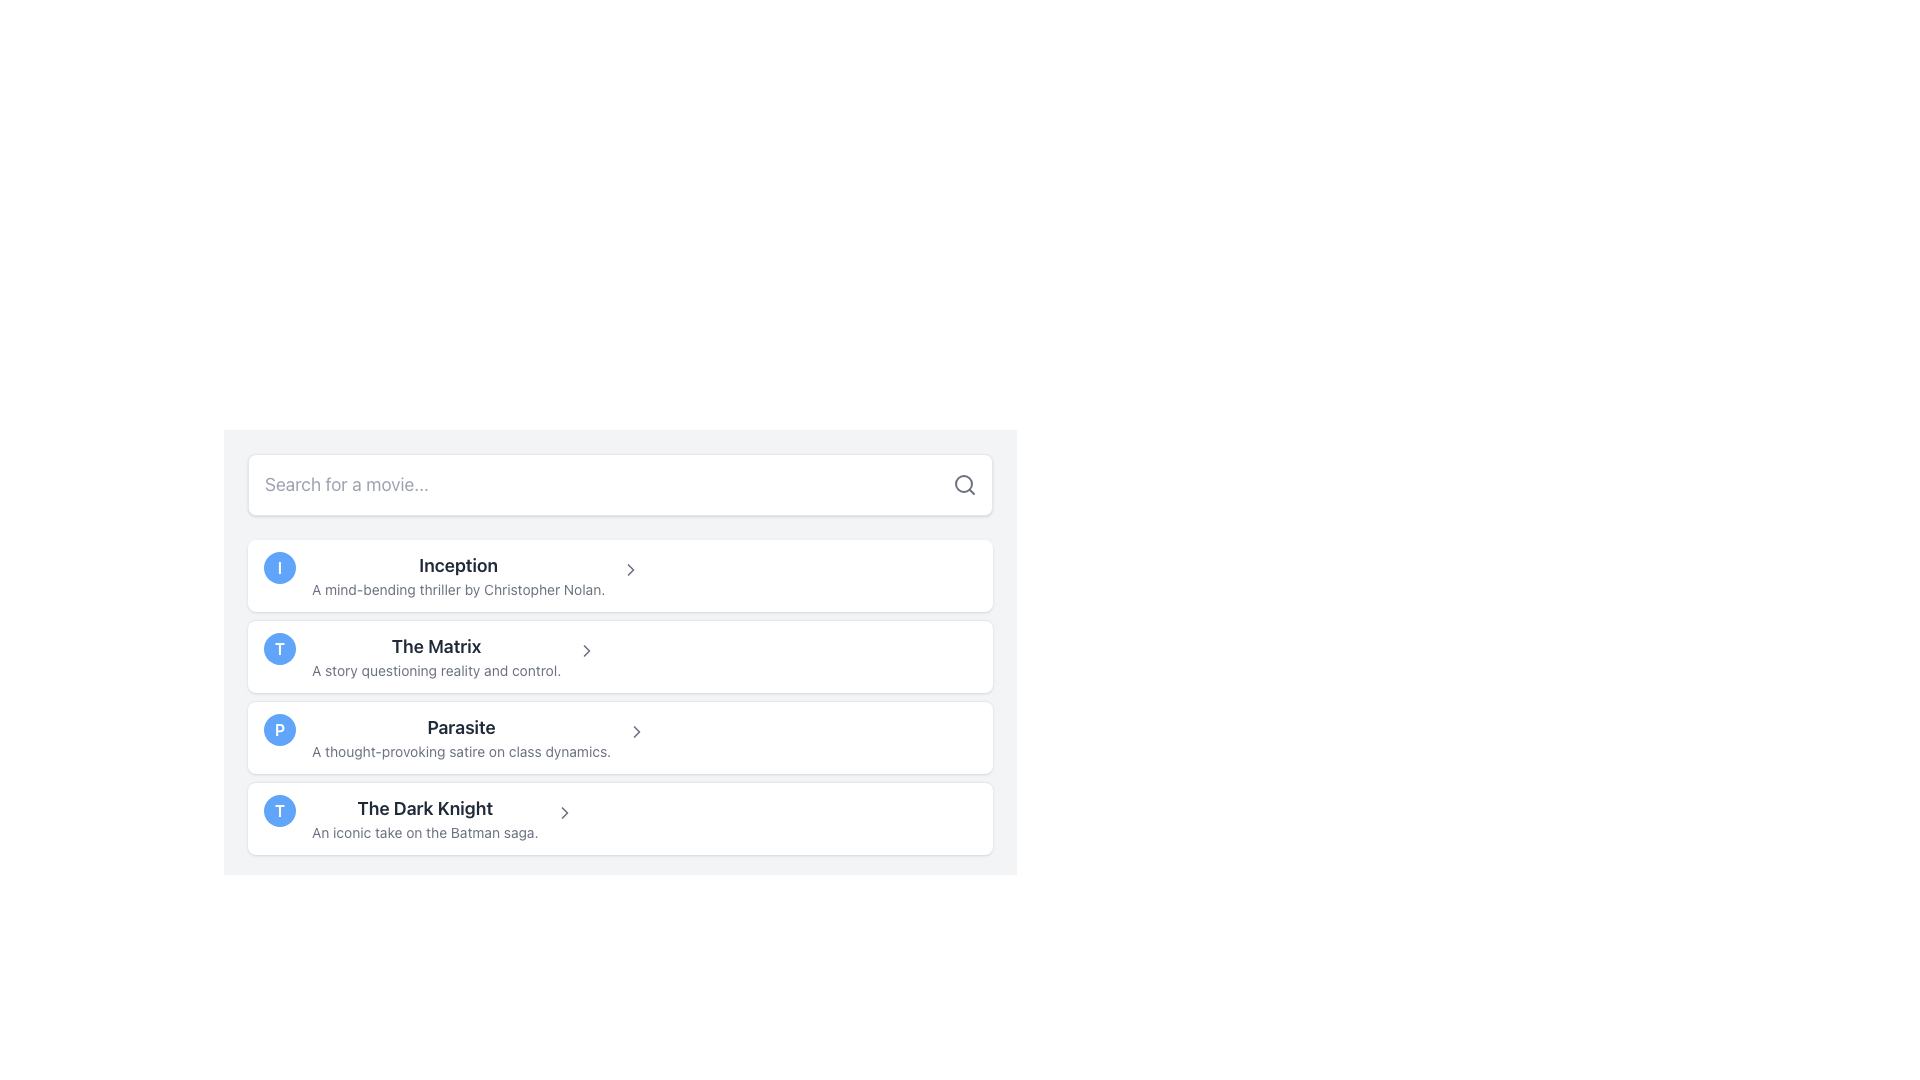 Image resolution: width=1920 pixels, height=1080 pixels. What do you see at coordinates (435, 656) in the screenshot?
I see `text from the label containing the title 'The Matrix' and subtitle 'A story questioning reality and control.'` at bounding box center [435, 656].